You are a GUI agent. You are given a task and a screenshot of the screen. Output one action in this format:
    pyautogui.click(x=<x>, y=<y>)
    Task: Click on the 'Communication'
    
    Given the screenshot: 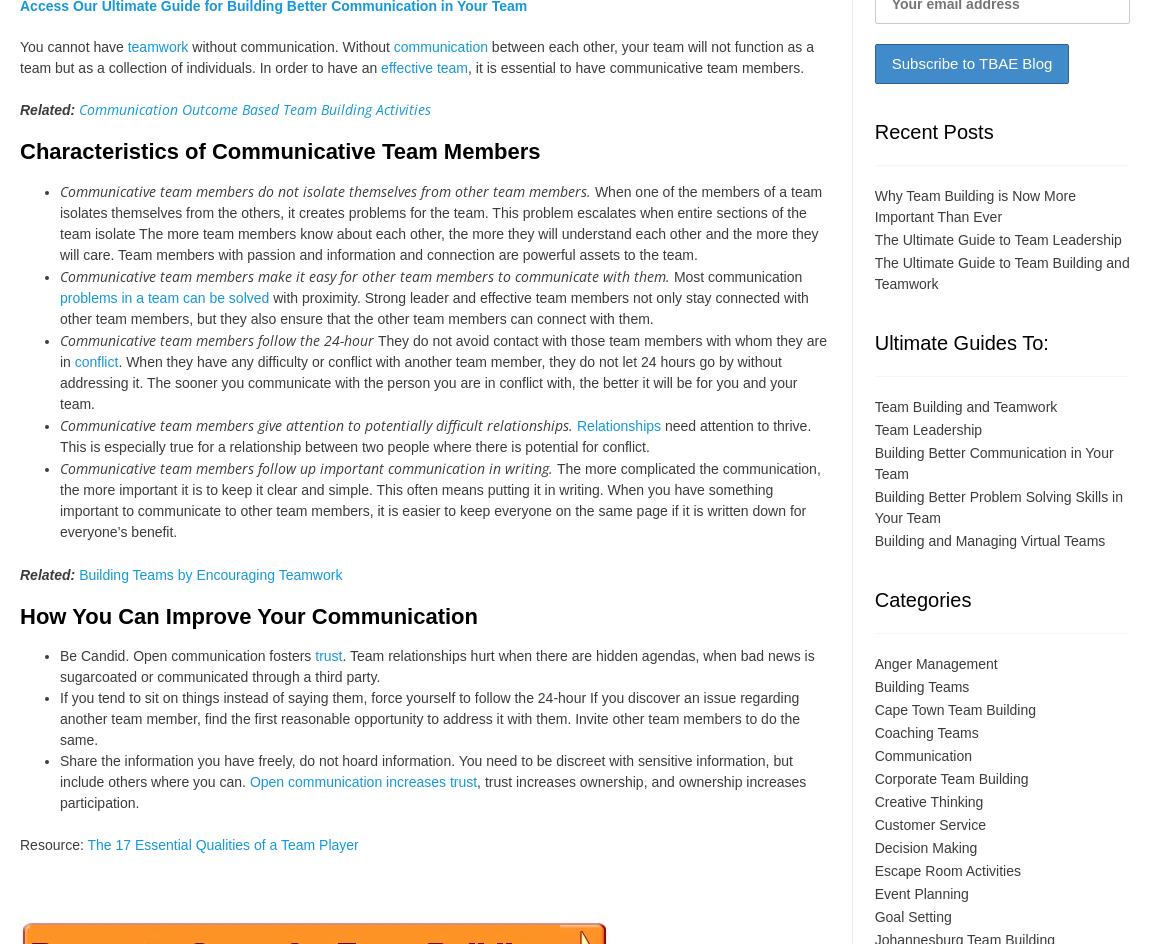 What is the action you would take?
    pyautogui.click(x=922, y=755)
    